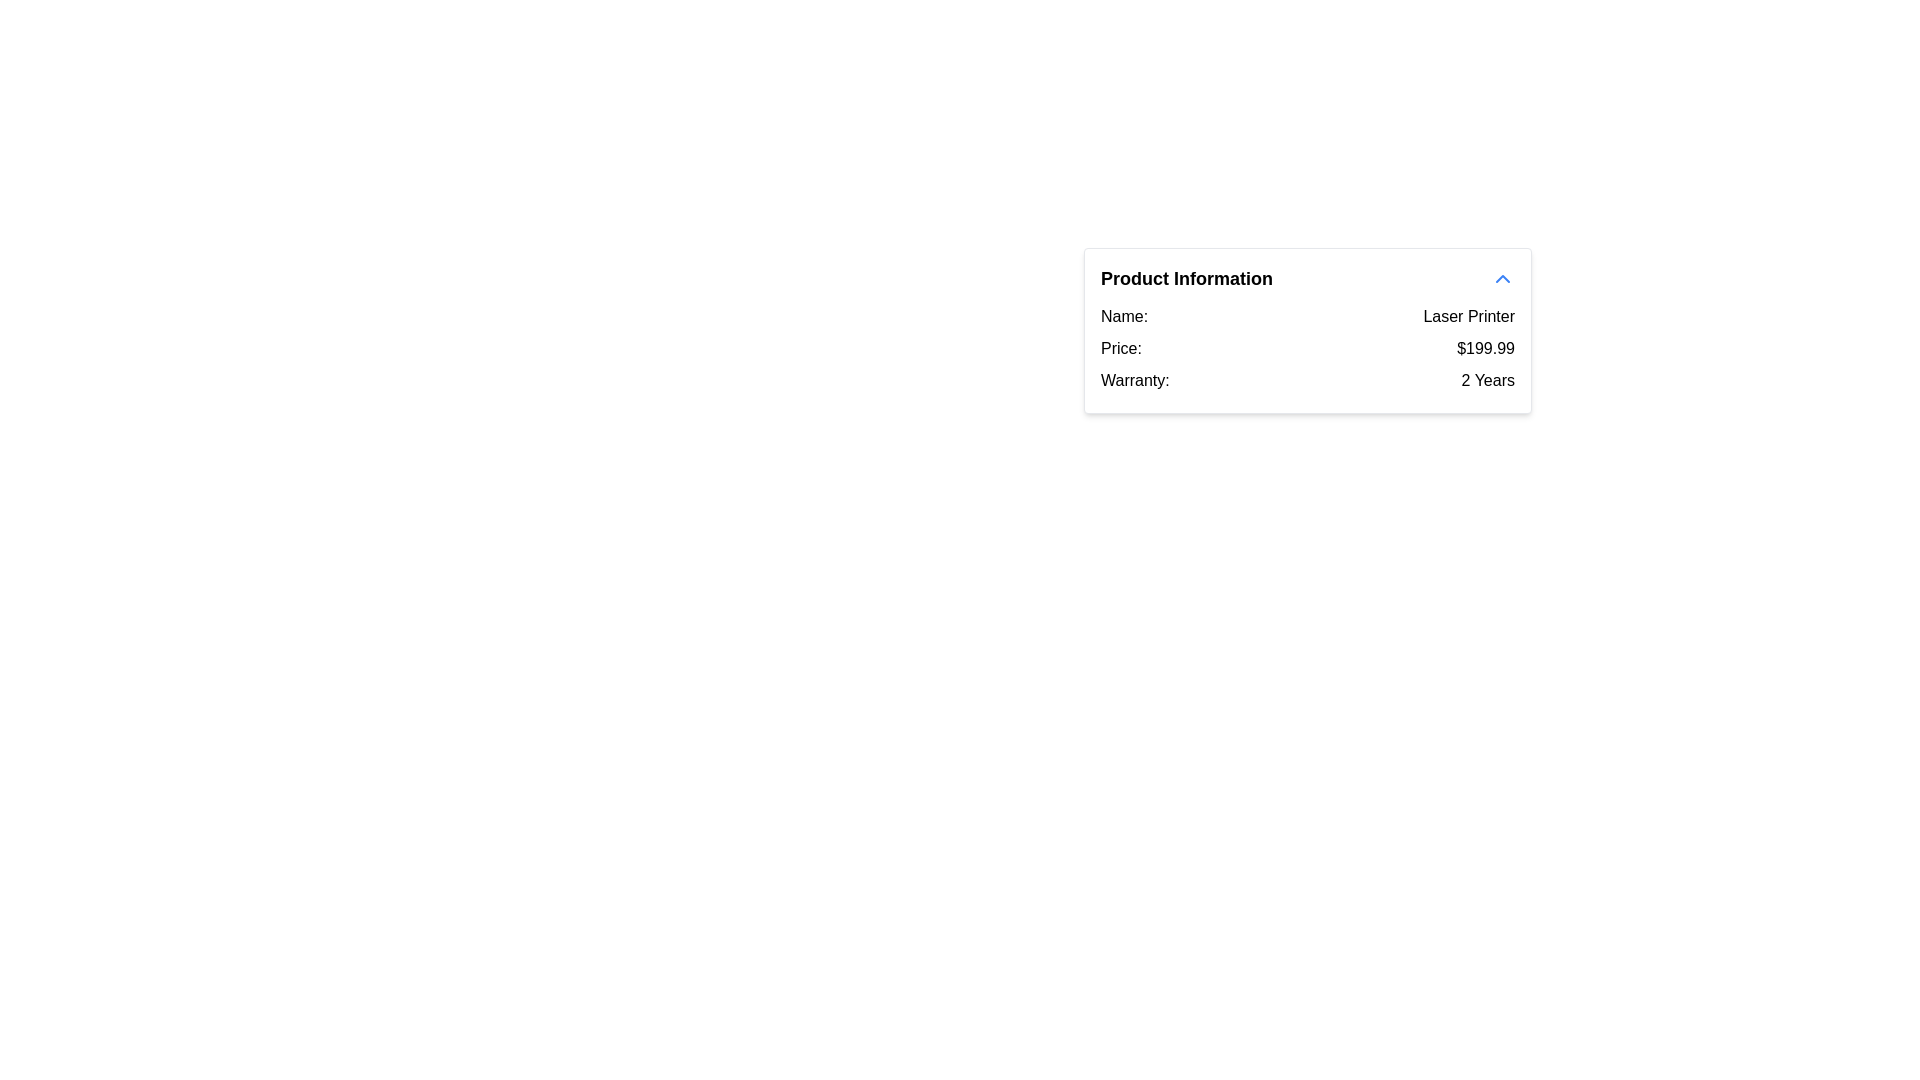 Image resolution: width=1920 pixels, height=1080 pixels. Describe the element at coordinates (1186, 278) in the screenshot. I see `'Product Information' text label which is positioned at the top-left of the product details section, displayed in bold and slightly enlarged font` at that location.